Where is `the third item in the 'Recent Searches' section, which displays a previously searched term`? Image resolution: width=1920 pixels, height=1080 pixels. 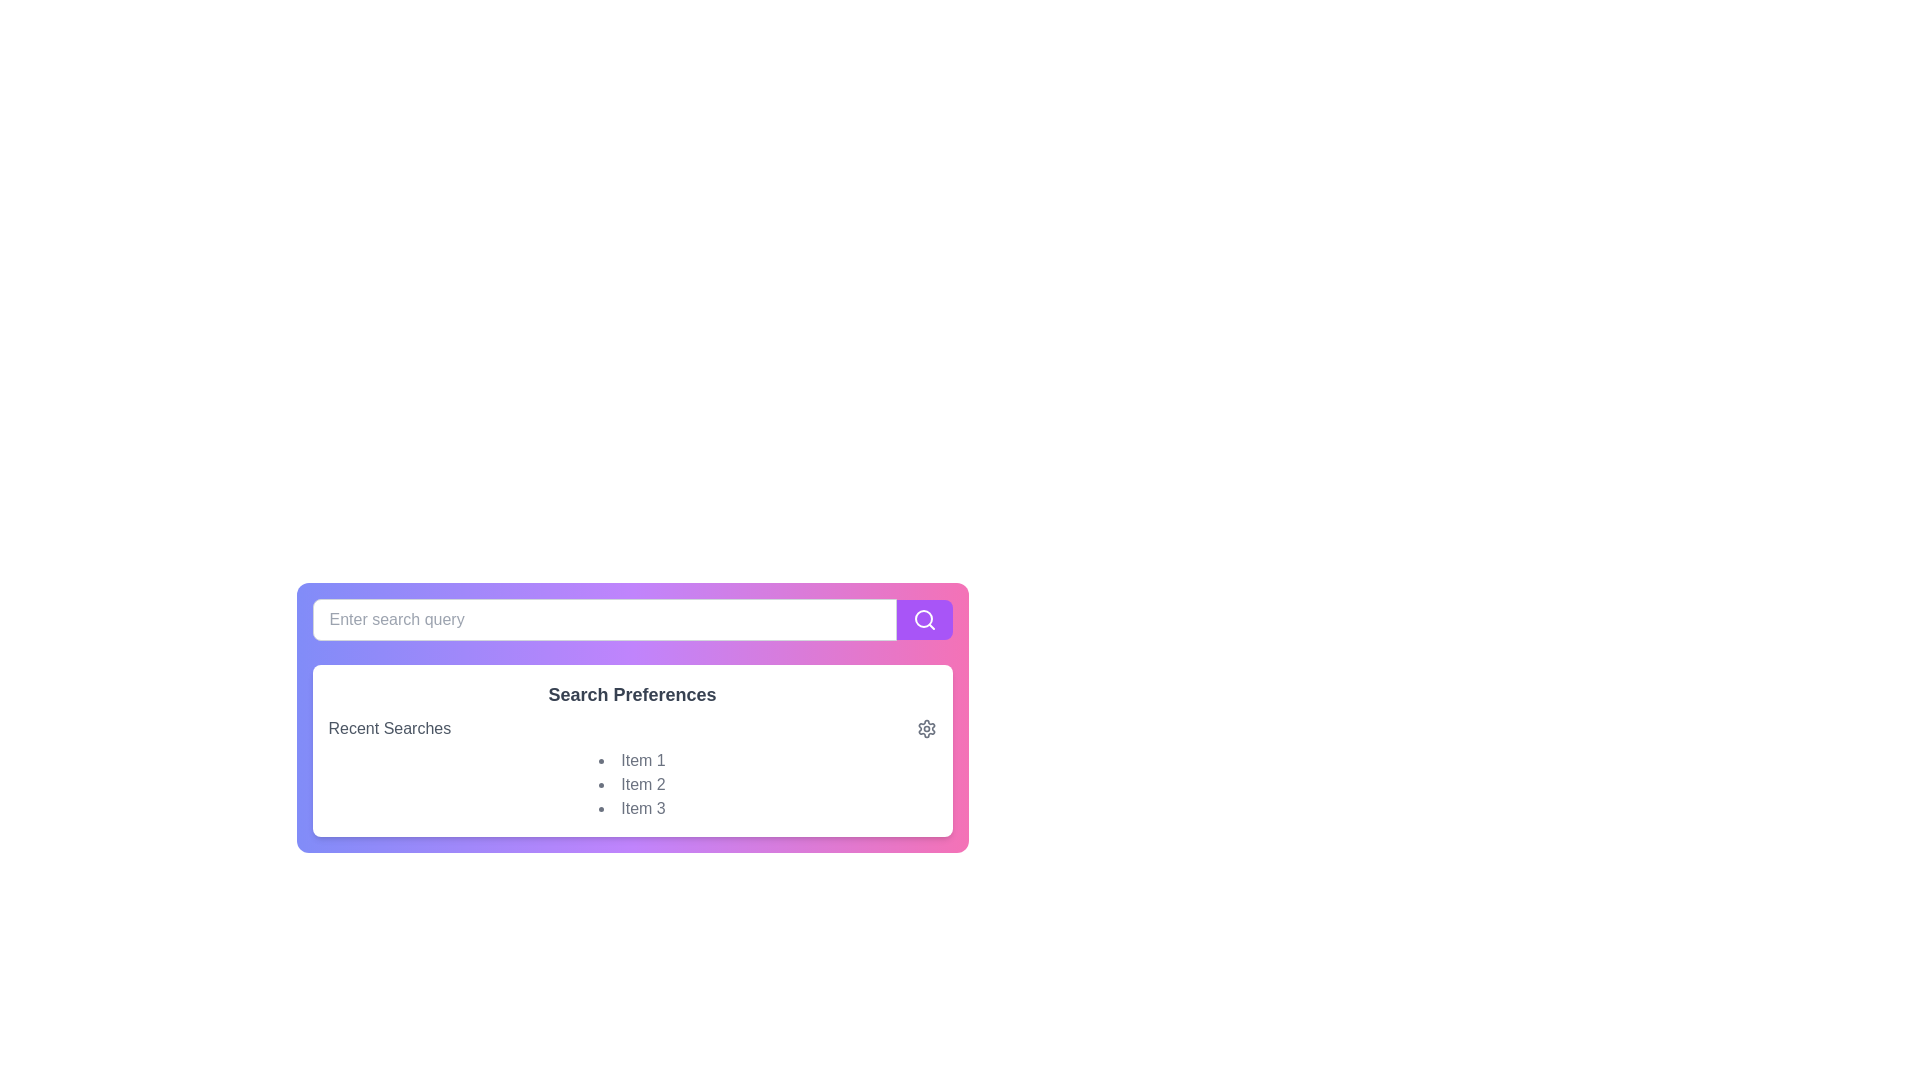
the third item in the 'Recent Searches' section, which displays a previously searched term is located at coordinates (631, 808).